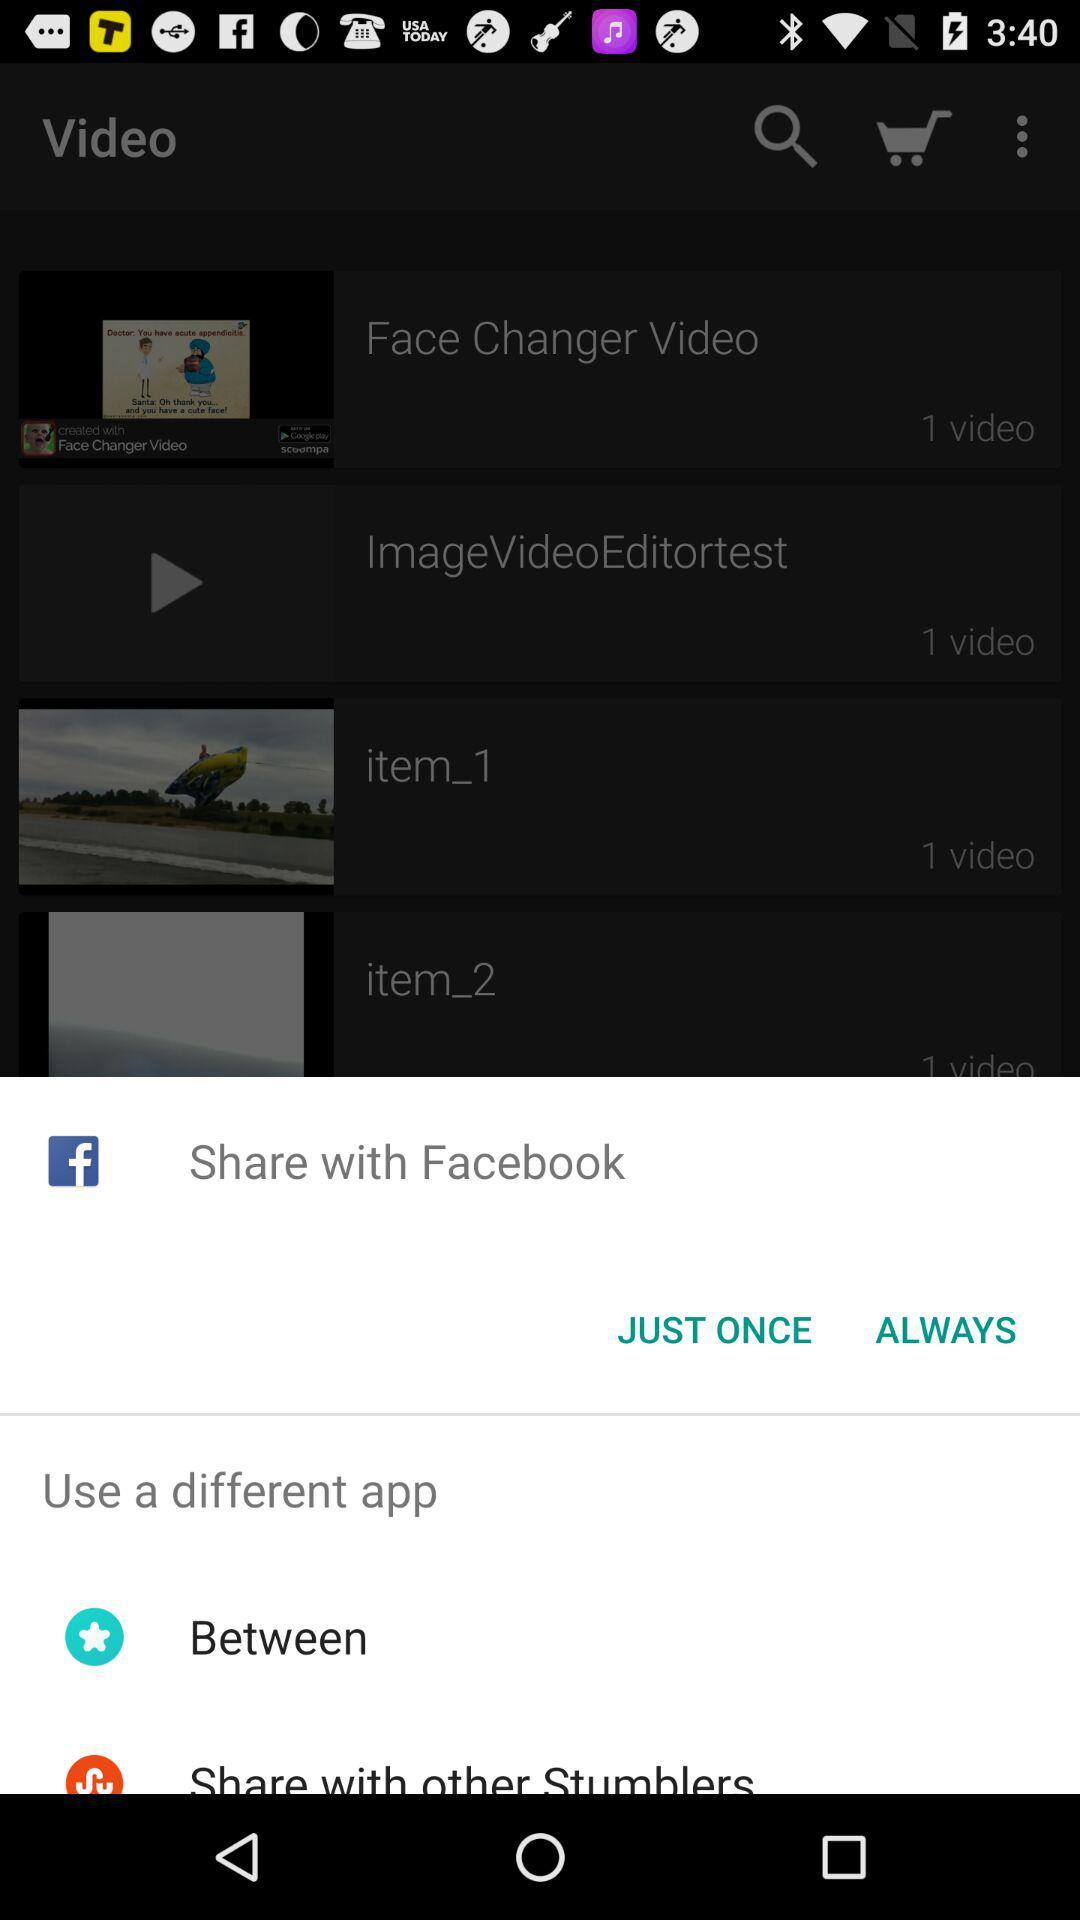 The height and width of the screenshot is (1920, 1080). I want to click on icon below the share with facebook app, so click(945, 1329).